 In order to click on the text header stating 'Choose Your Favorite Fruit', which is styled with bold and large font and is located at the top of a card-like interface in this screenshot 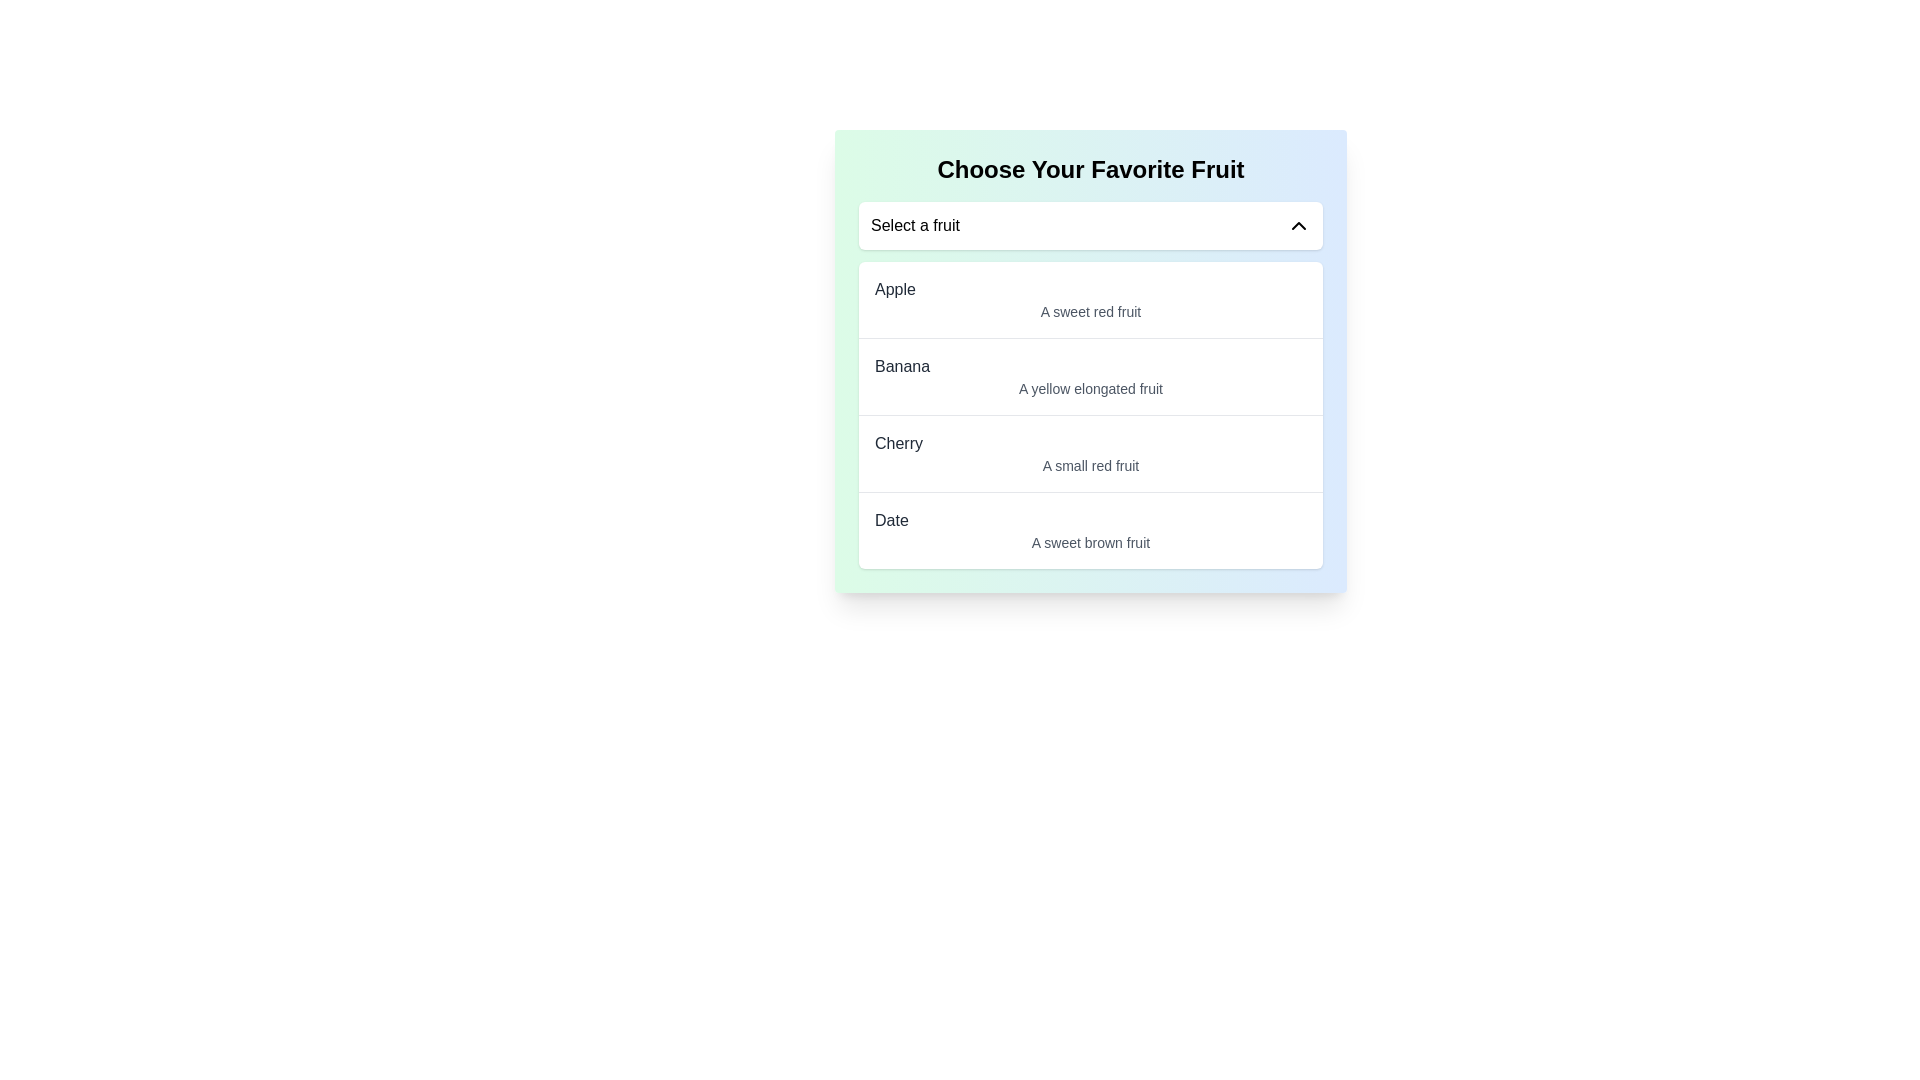, I will do `click(1089, 168)`.